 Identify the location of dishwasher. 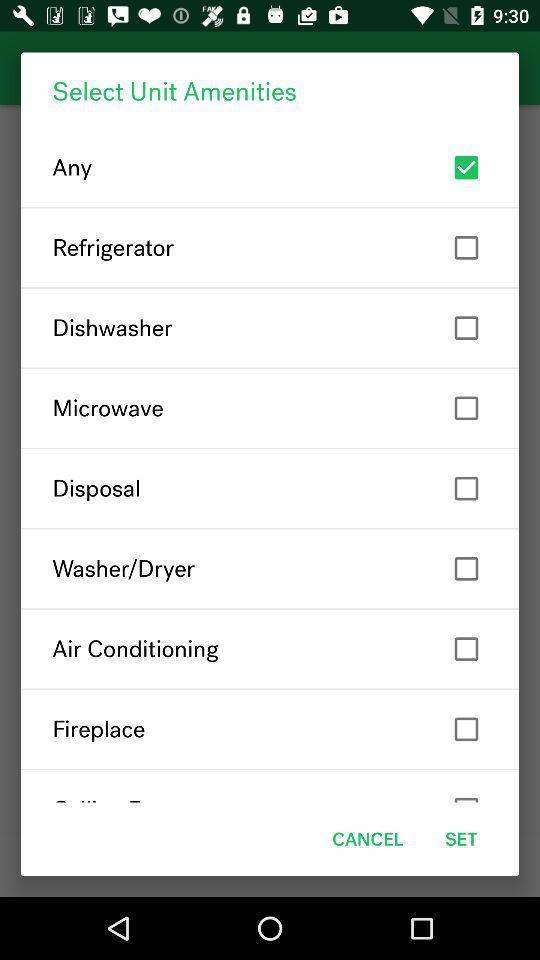
(270, 328).